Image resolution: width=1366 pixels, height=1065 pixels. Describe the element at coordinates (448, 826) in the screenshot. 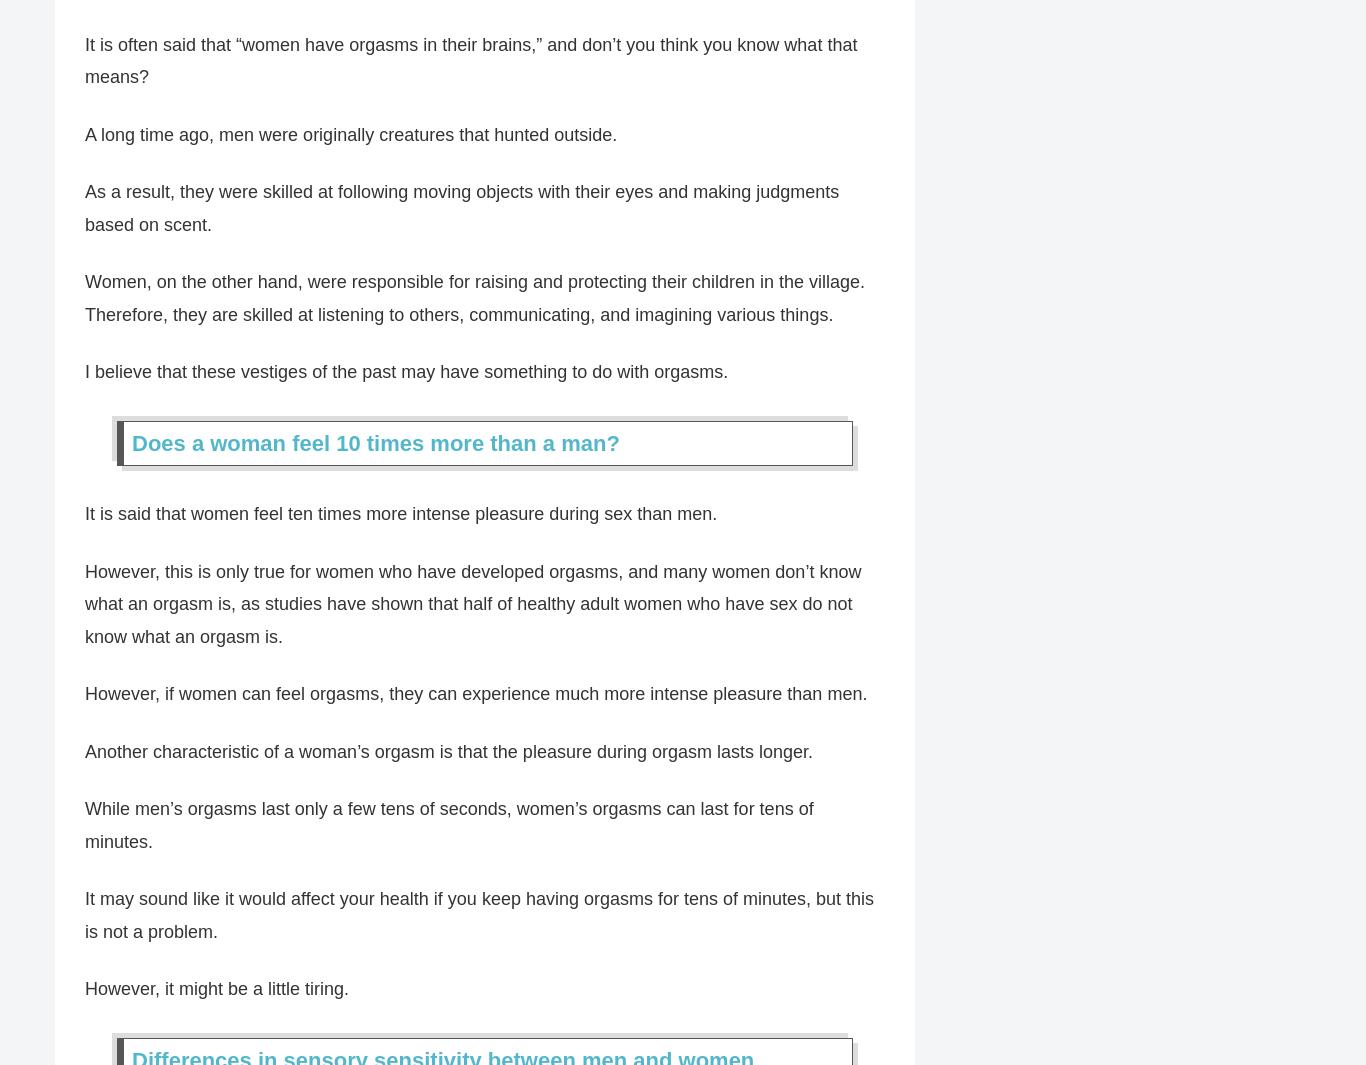

I see `'While men’s orgasms last only a few tens of seconds, women’s orgasms can last for tens of minutes.'` at that location.